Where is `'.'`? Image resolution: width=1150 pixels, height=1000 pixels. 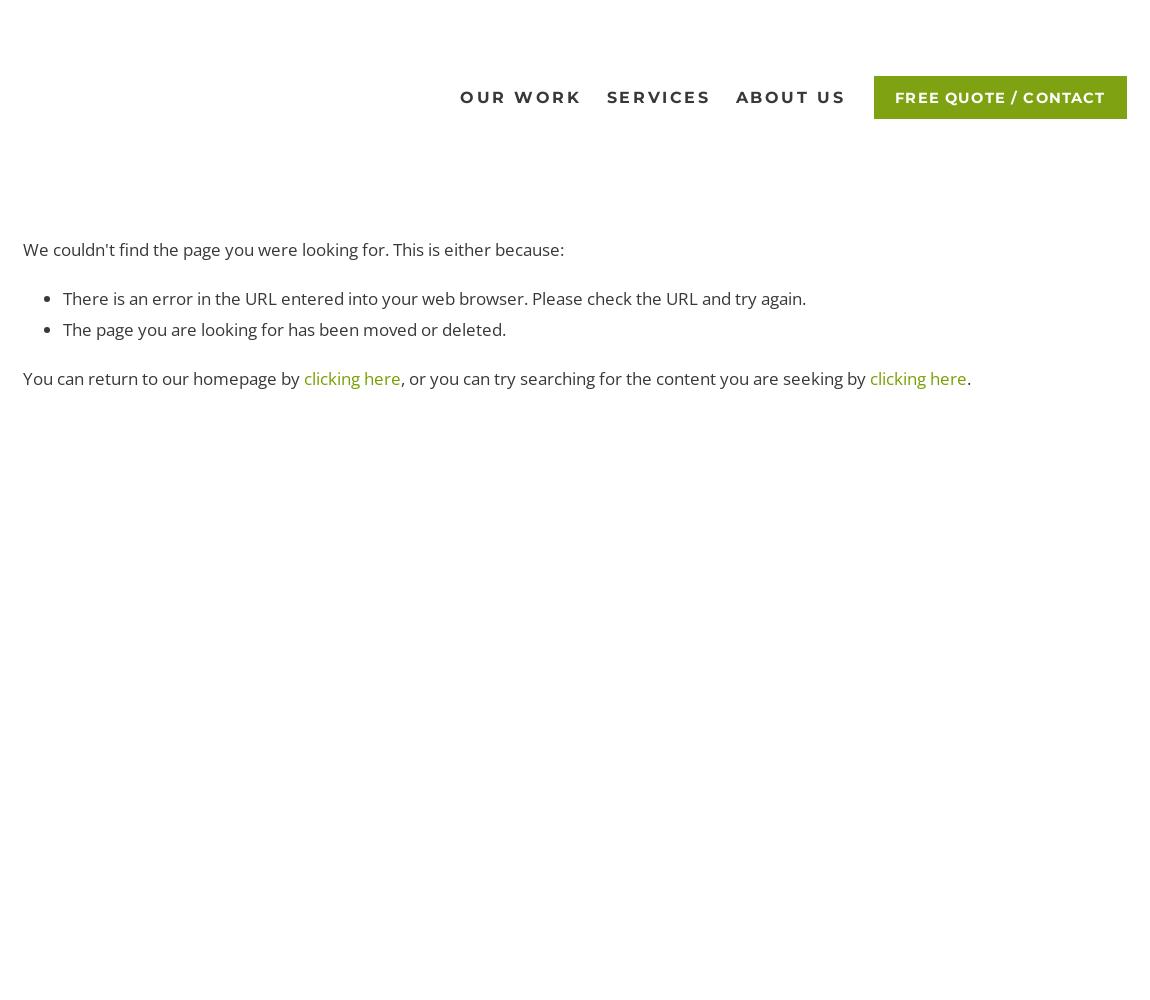
'.' is located at coordinates (968, 377).